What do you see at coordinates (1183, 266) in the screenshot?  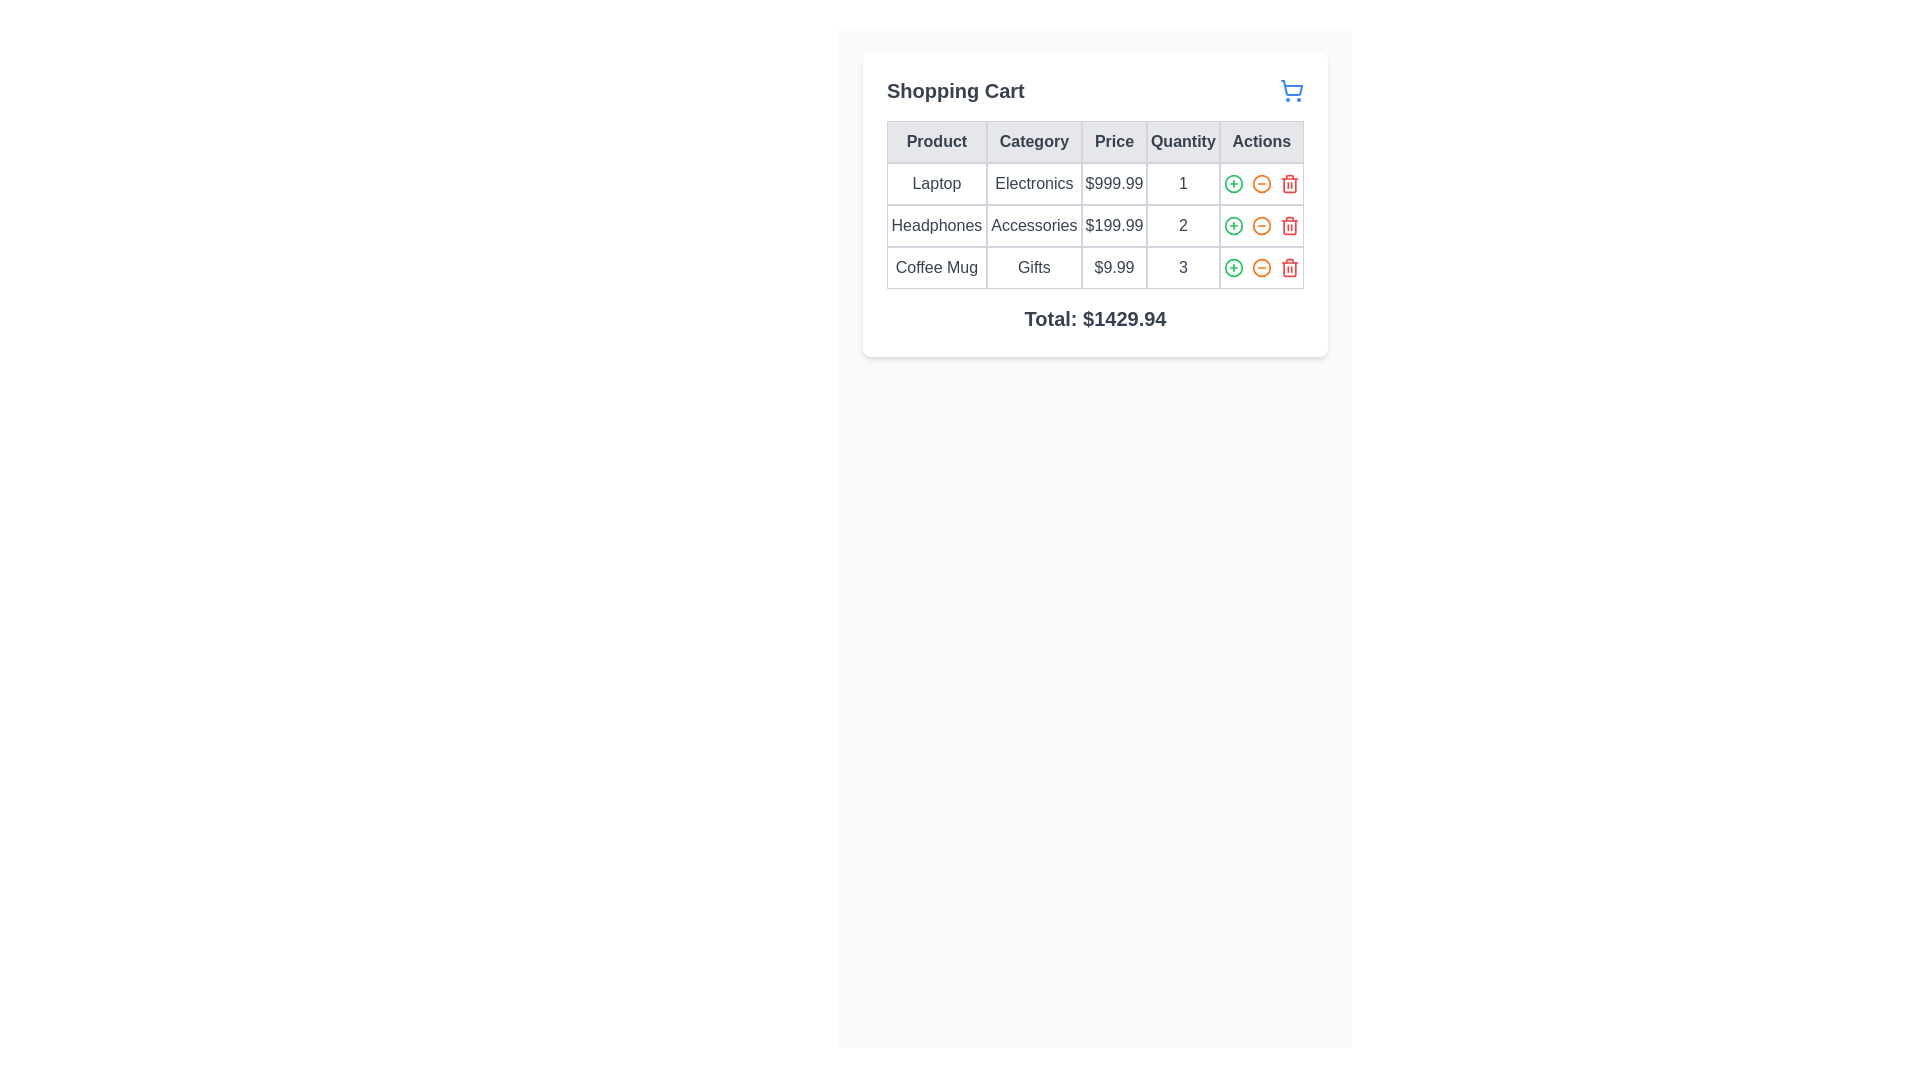 I see `the non-editable quantity display for the 'Coffee Mug' item, located in the fourth cell of the shopping cart table under the 'Quantity' column` at bounding box center [1183, 266].